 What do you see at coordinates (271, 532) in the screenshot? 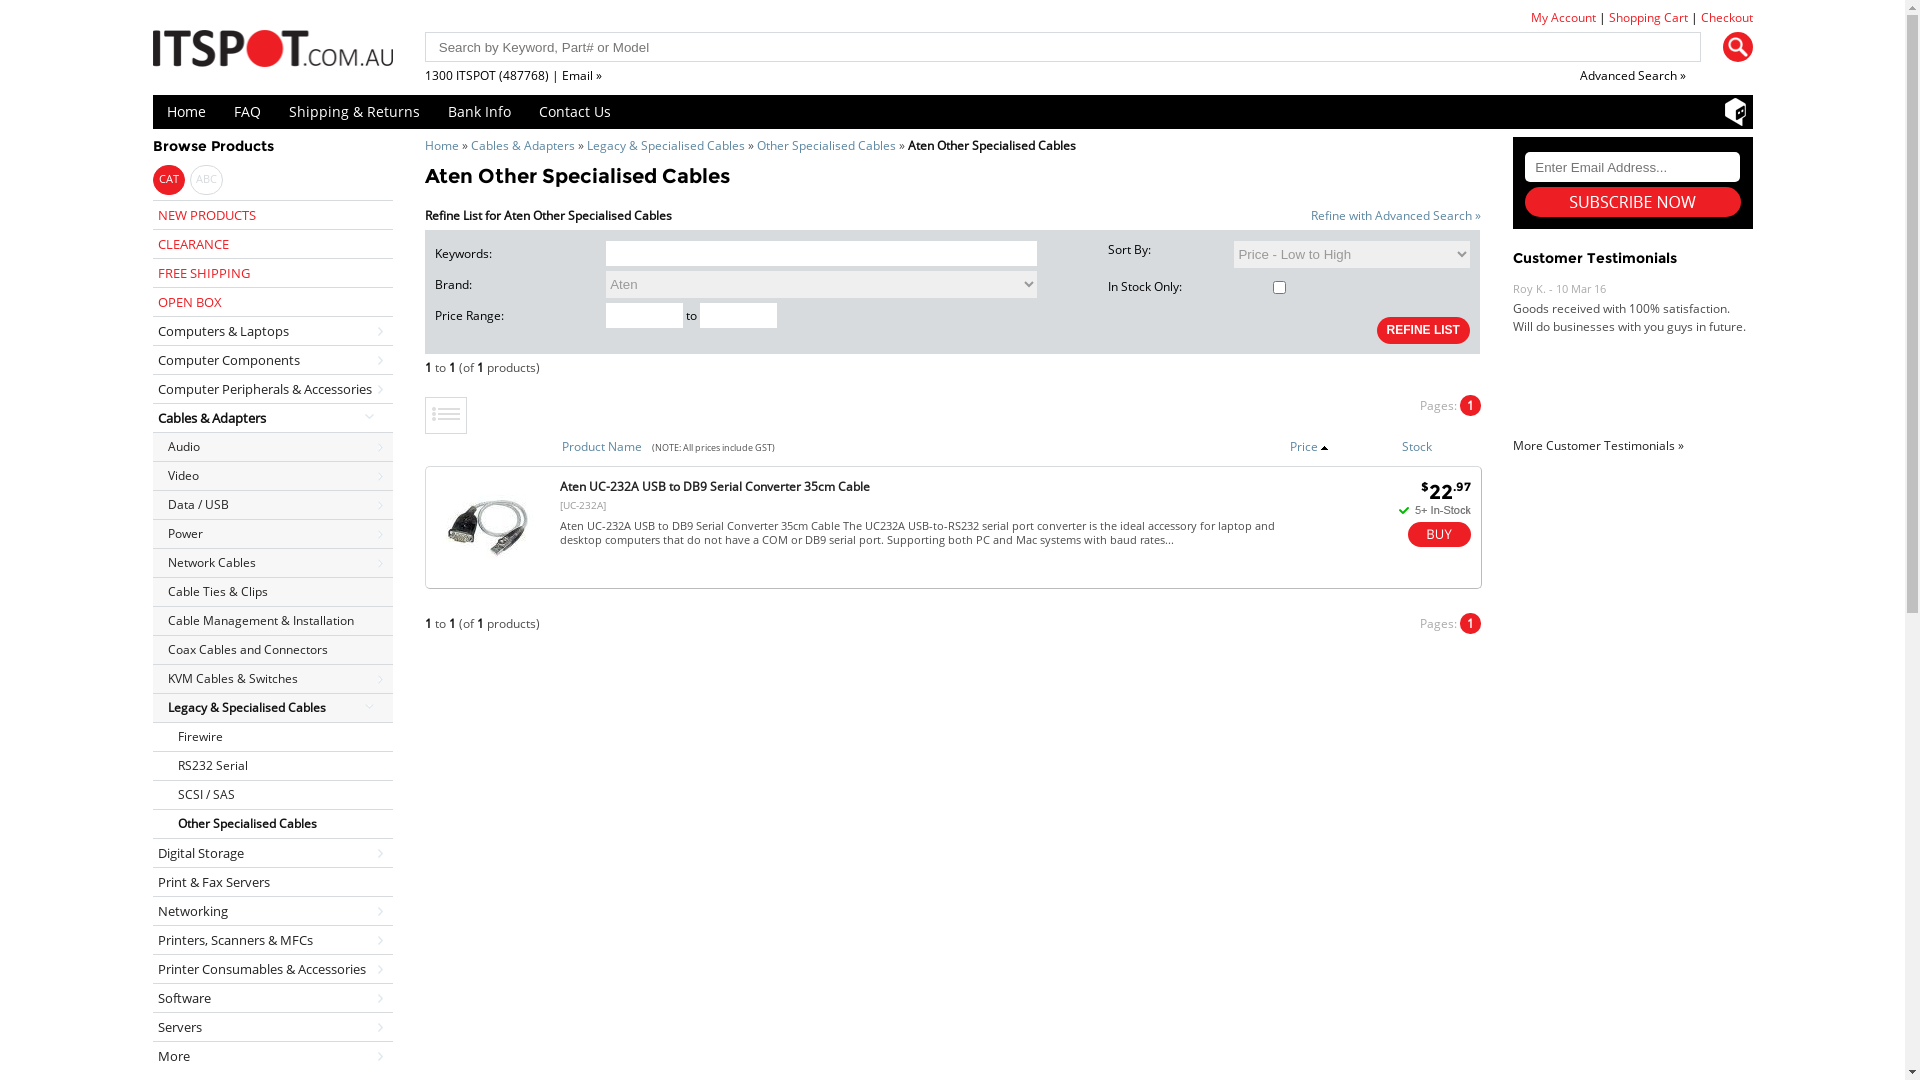
I see `'Power'` at bounding box center [271, 532].